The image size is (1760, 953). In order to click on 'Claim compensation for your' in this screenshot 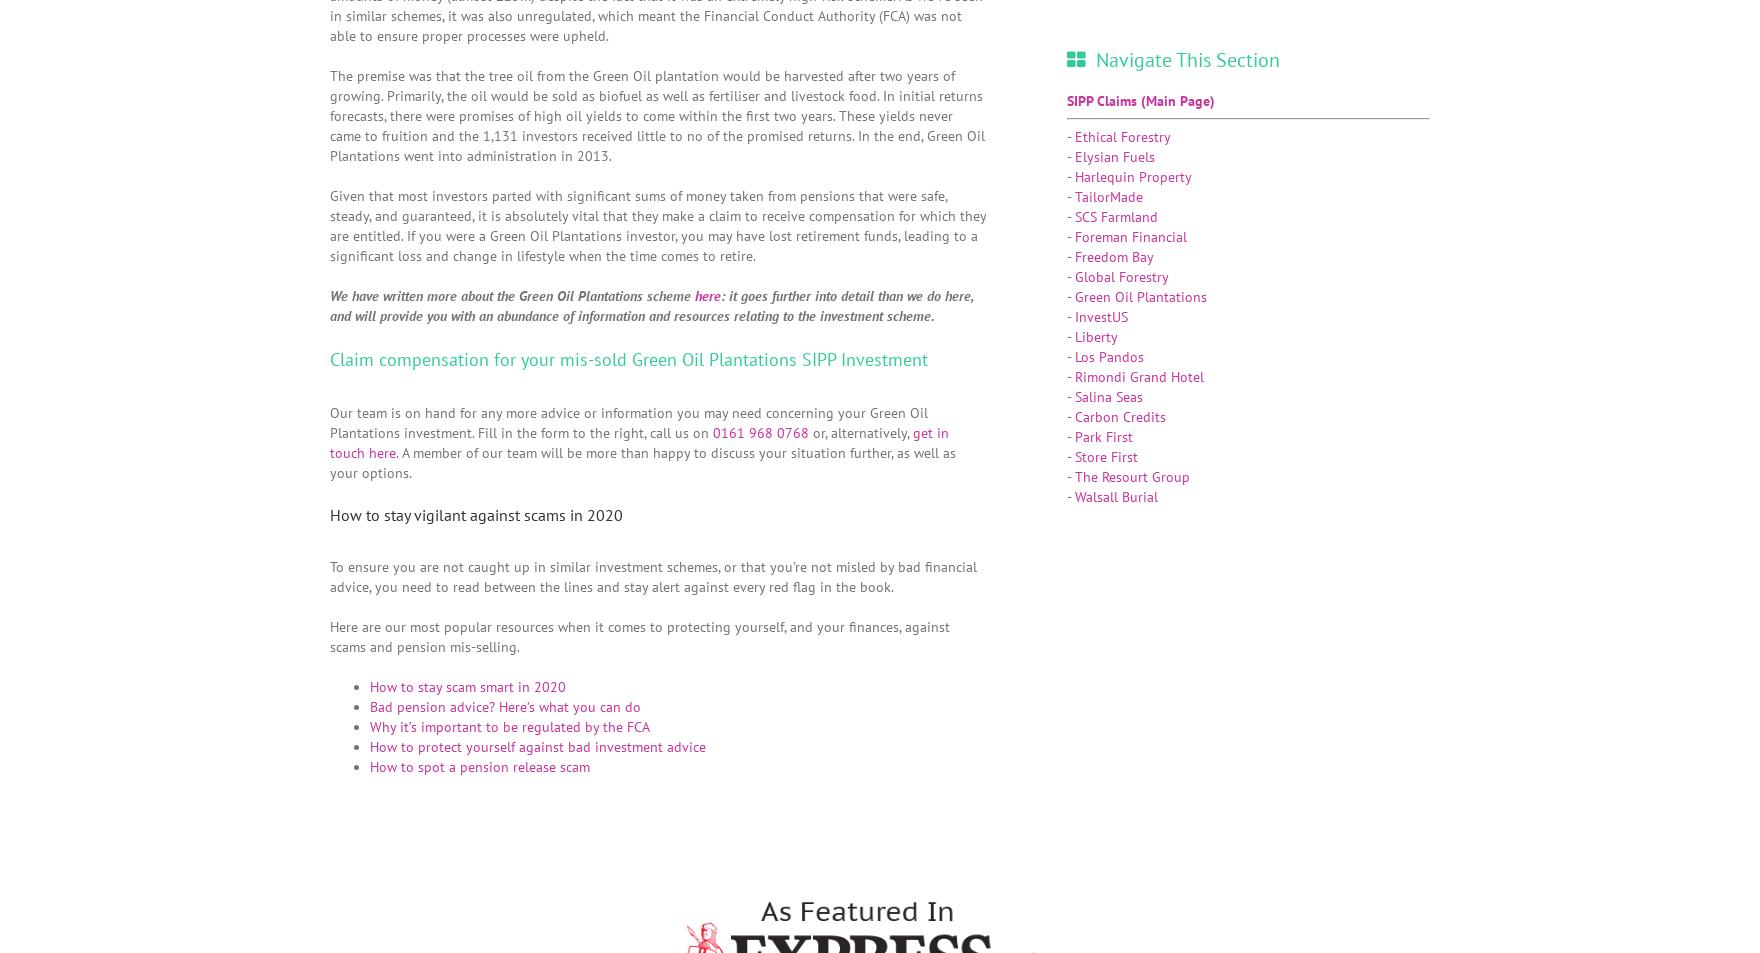, I will do `click(444, 357)`.